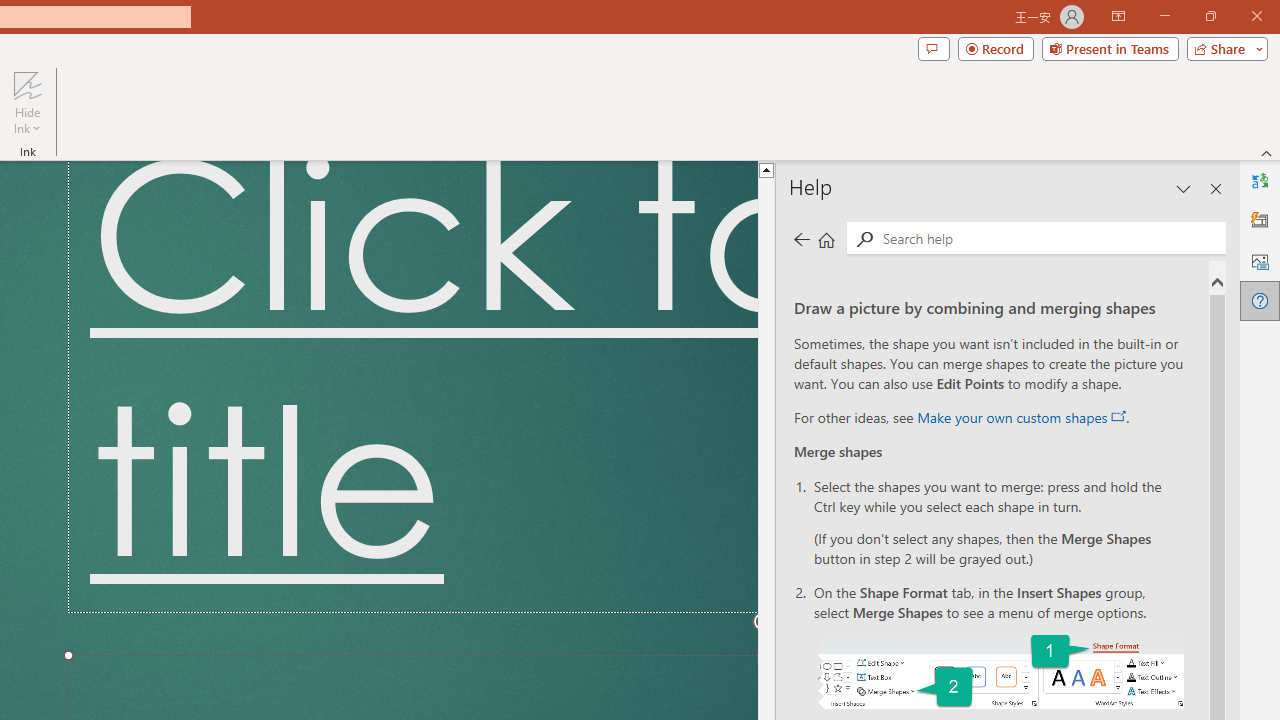 This screenshot has width=1280, height=720. Describe the element at coordinates (1259, 260) in the screenshot. I see `'Alt Text'` at that location.